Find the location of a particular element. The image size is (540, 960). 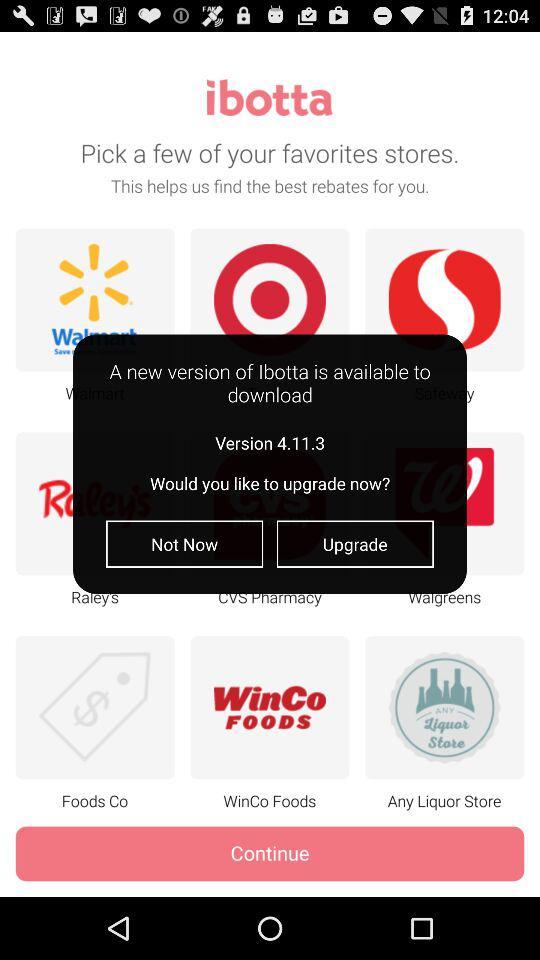

the not now is located at coordinates (184, 544).